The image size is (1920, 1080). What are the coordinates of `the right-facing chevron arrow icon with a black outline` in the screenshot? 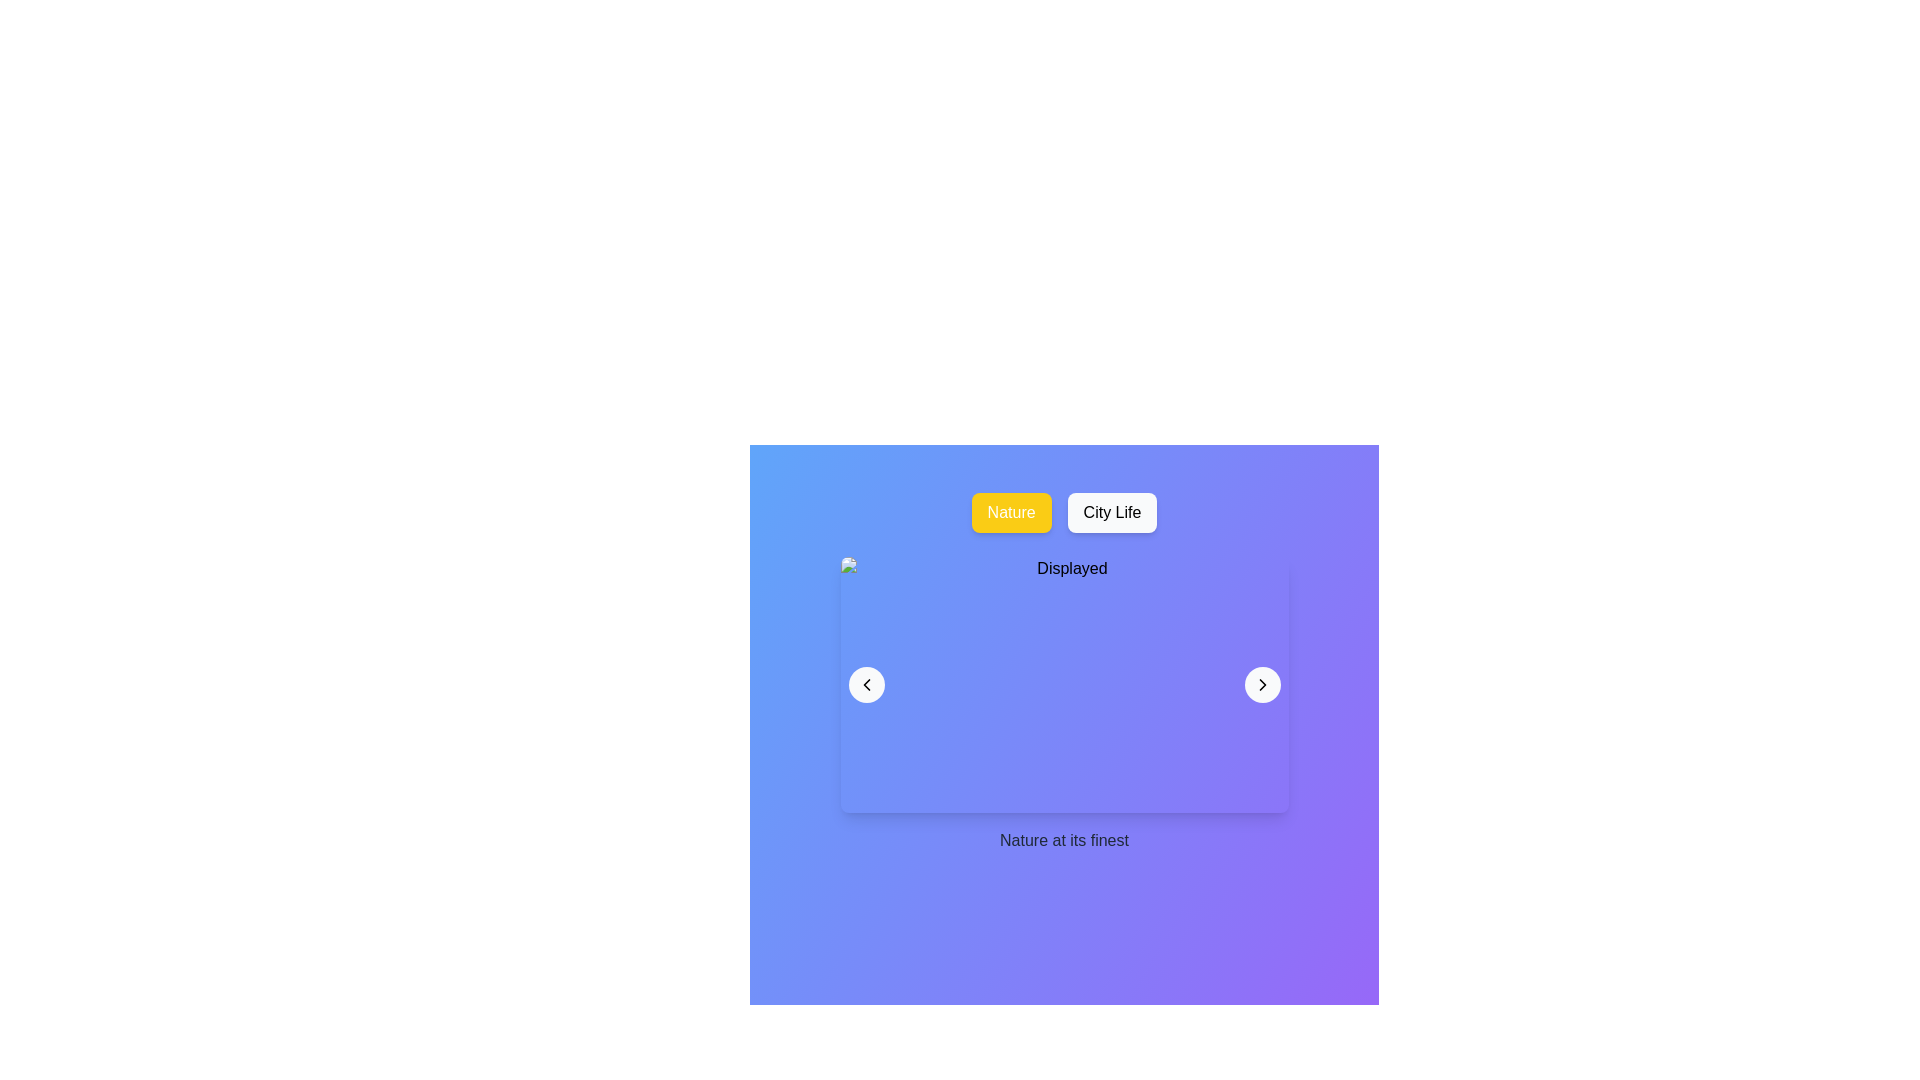 It's located at (1261, 684).